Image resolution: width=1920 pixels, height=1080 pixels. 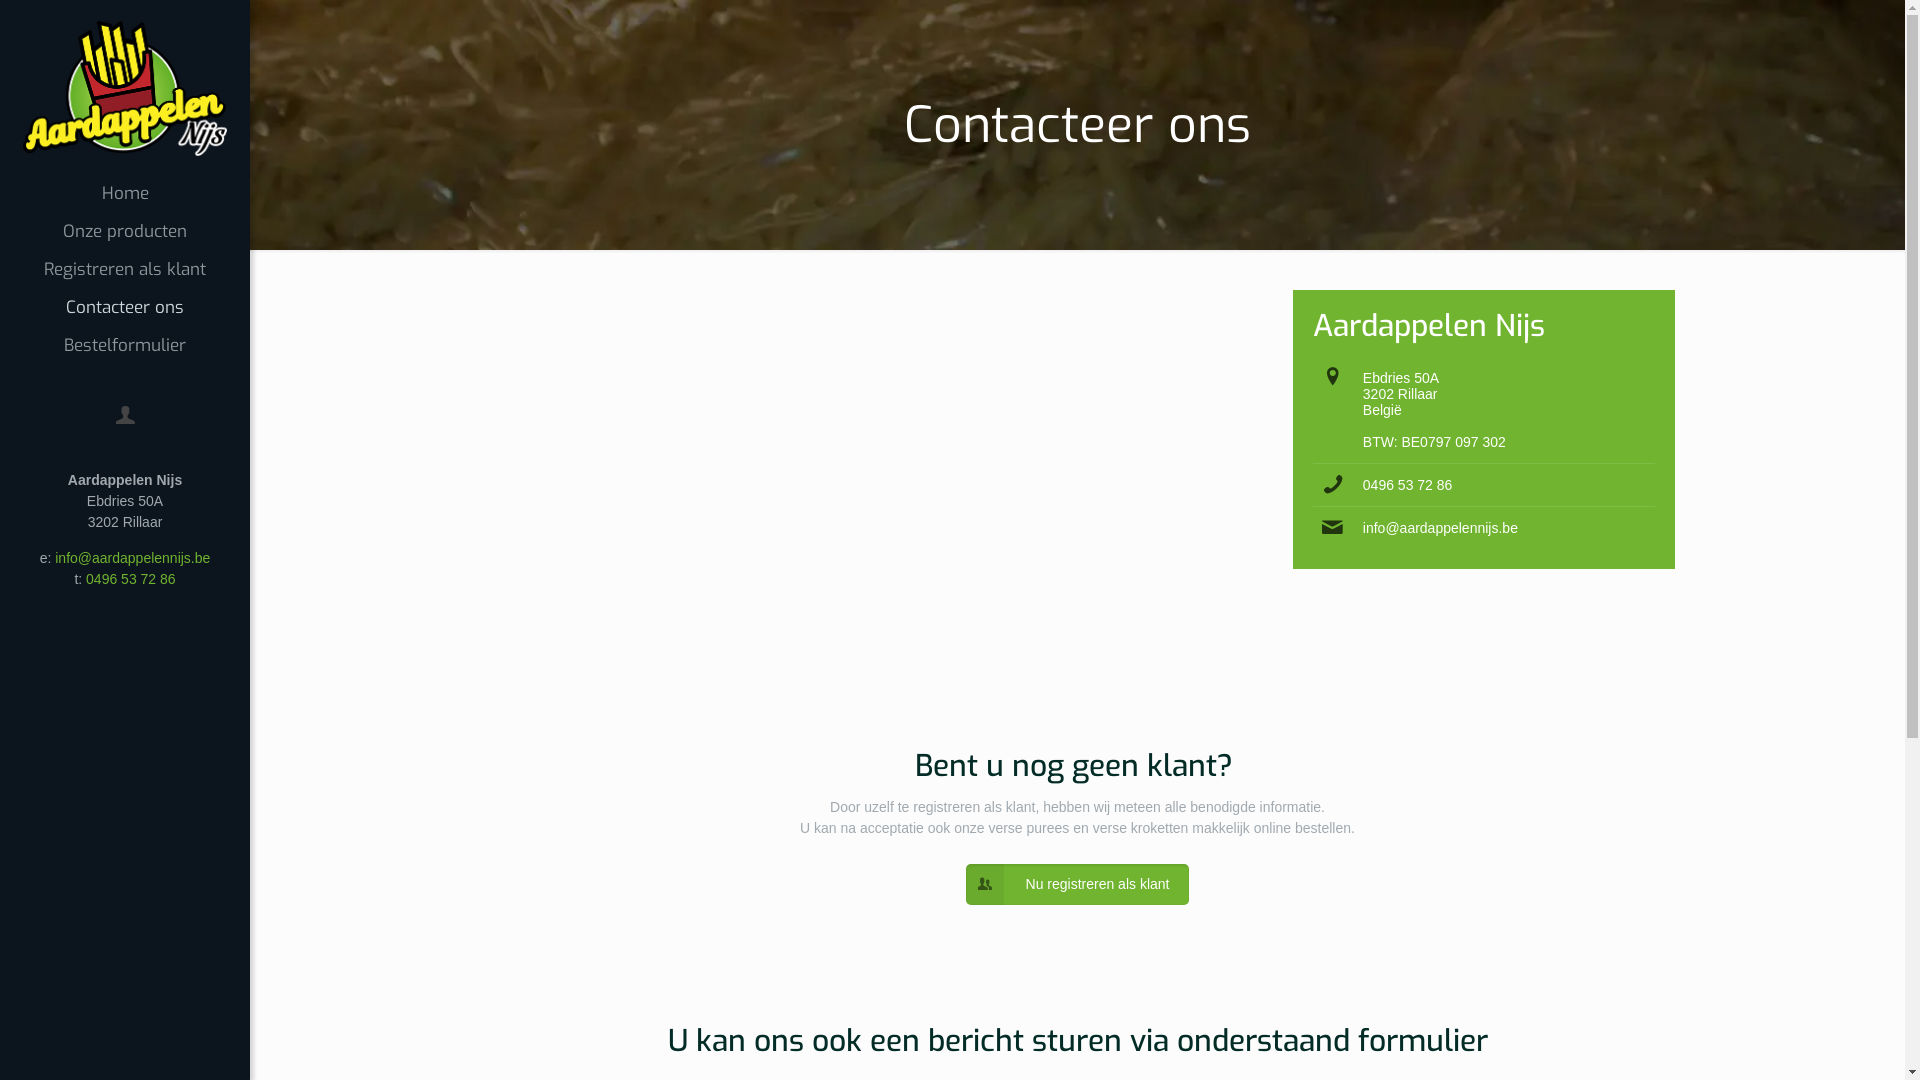 What do you see at coordinates (123, 270) in the screenshot?
I see `'Registreren als klant'` at bounding box center [123, 270].